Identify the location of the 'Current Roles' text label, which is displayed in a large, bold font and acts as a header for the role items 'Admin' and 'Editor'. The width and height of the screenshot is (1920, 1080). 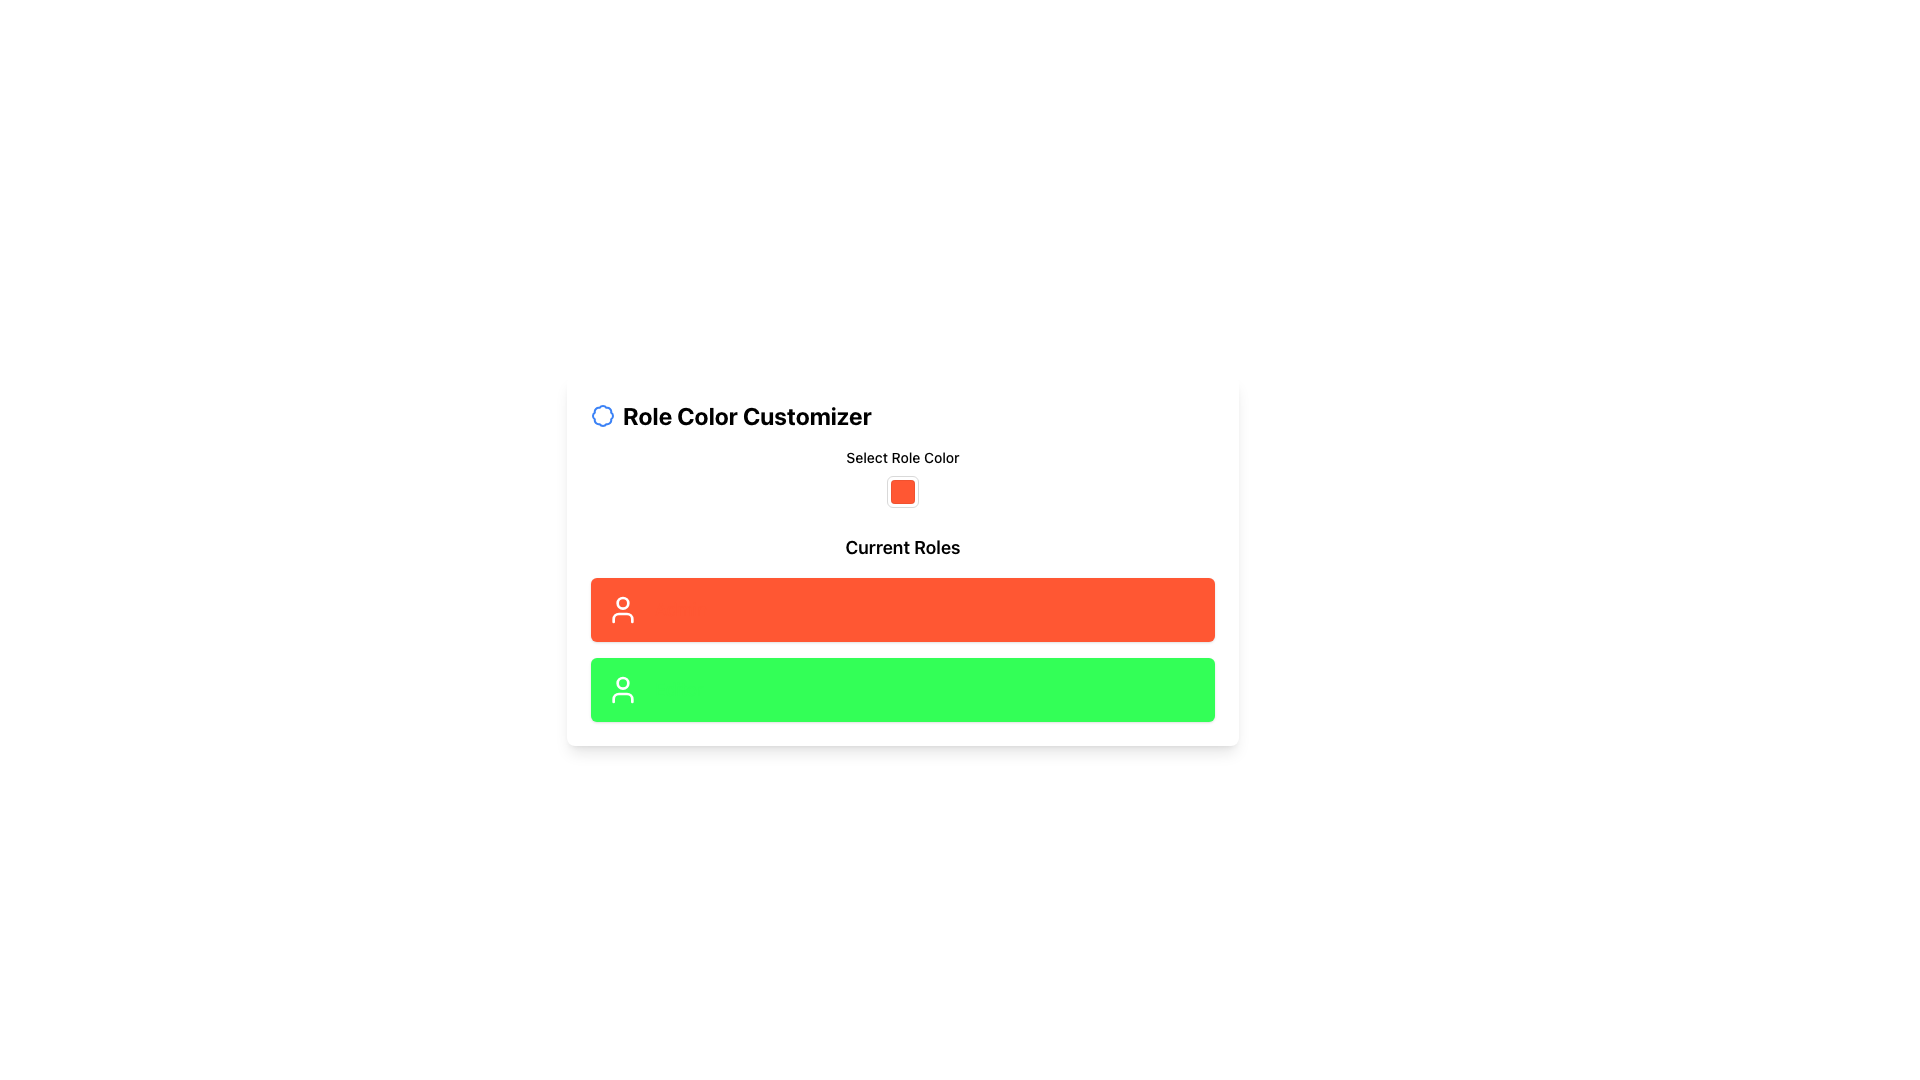
(901, 547).